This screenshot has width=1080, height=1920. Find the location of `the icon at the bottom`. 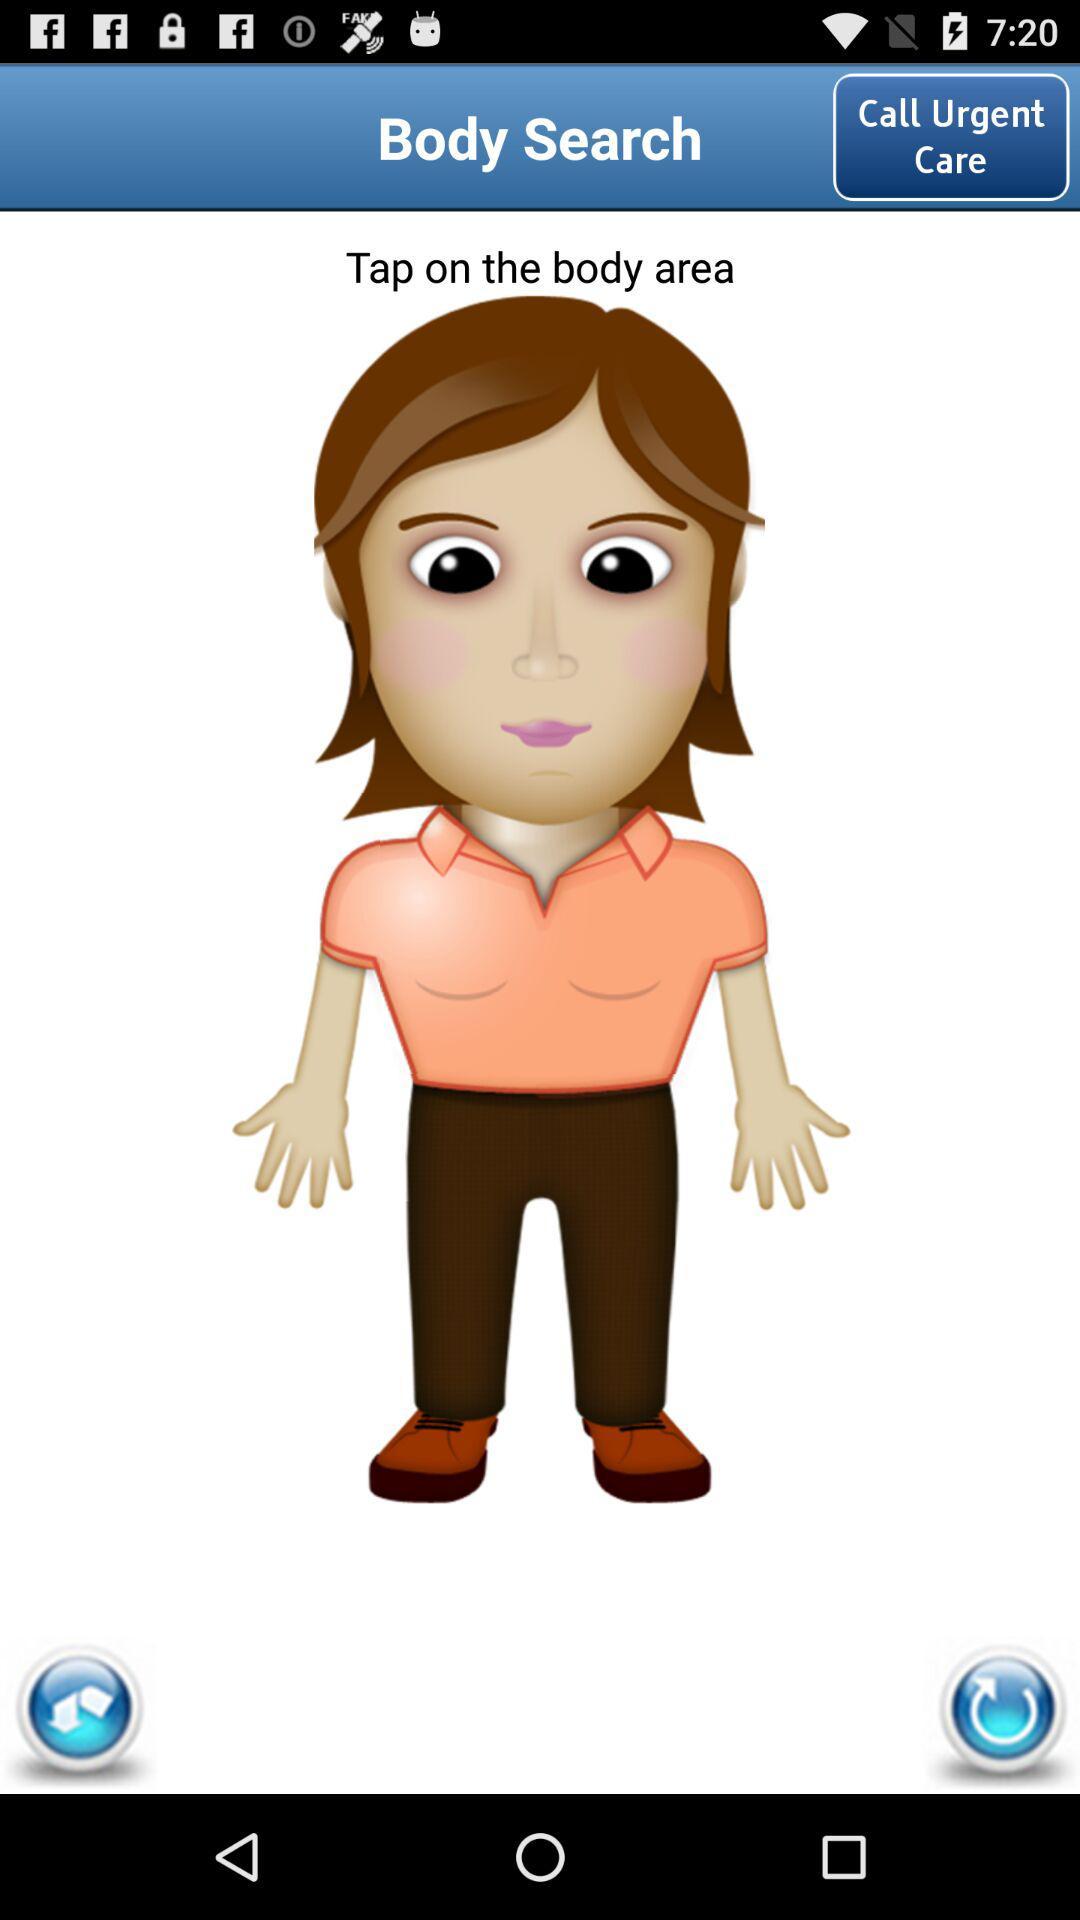

the icon at the bottom is located at coordinates (540, 1353).